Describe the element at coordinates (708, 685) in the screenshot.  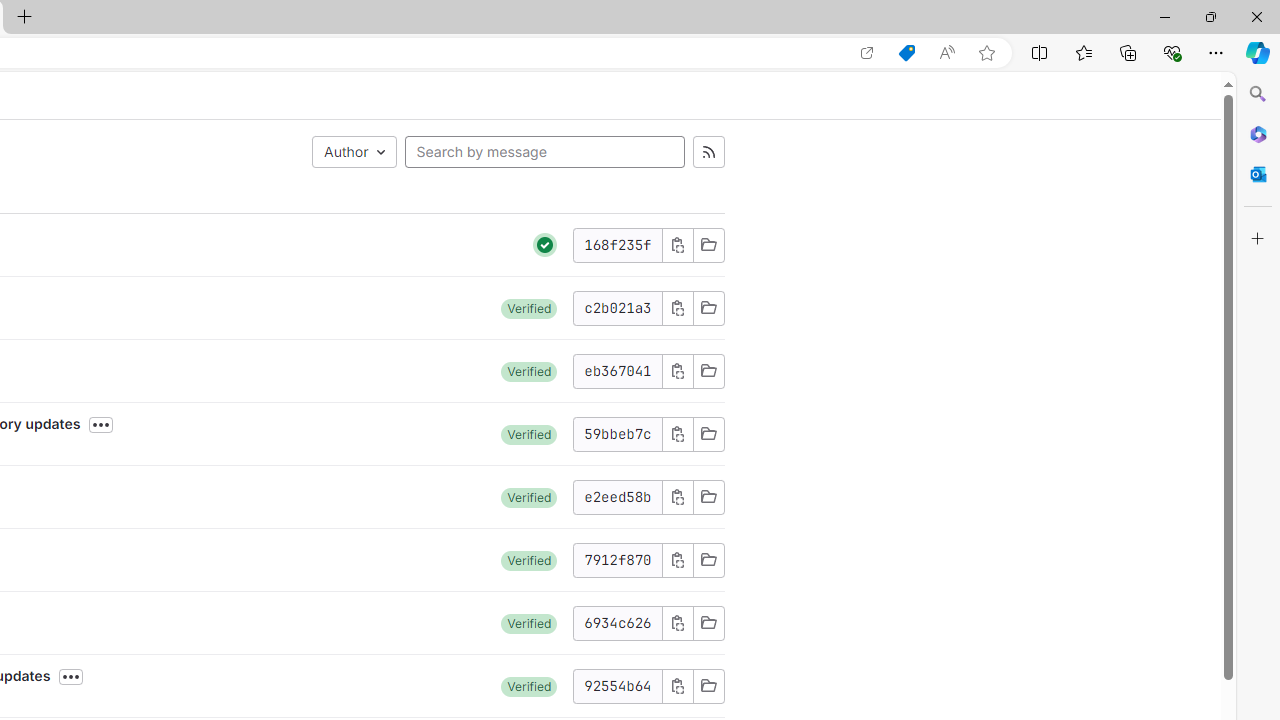
I see `'Class: s16'` at that location.